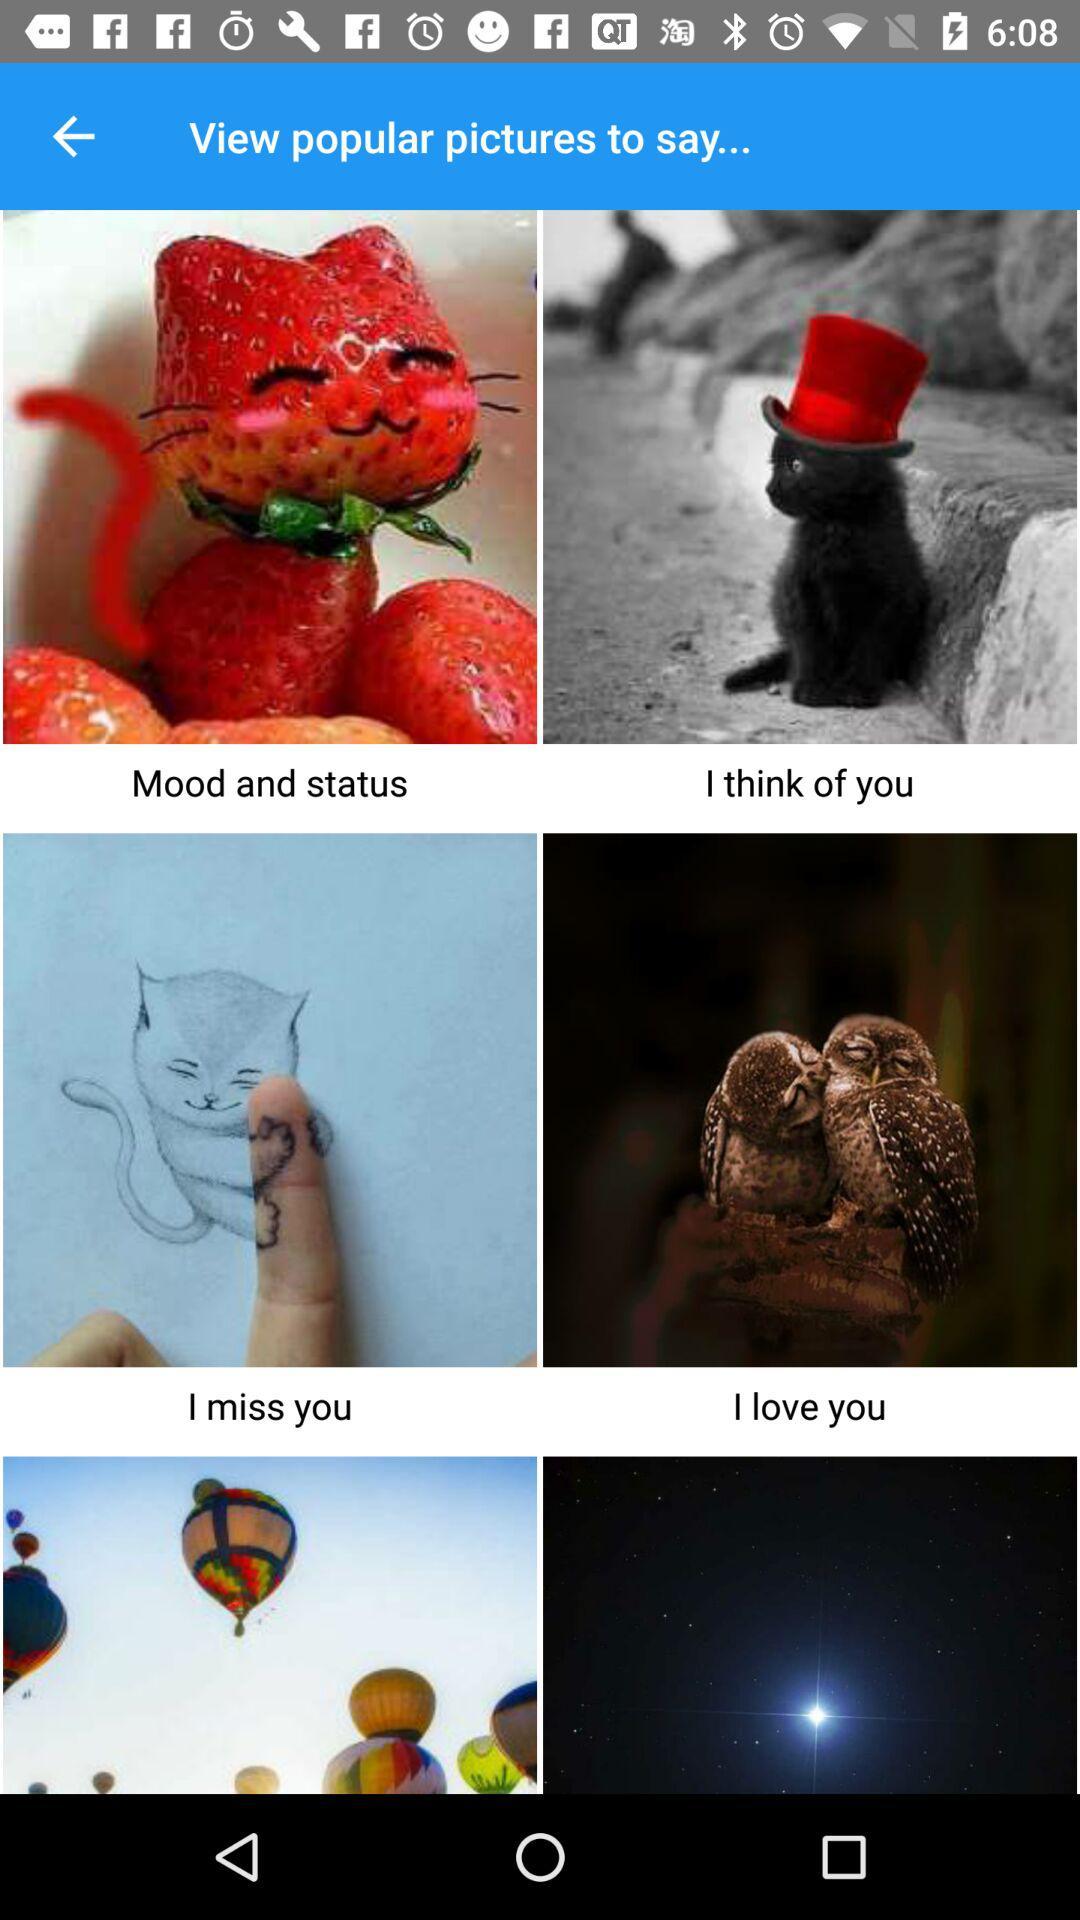 This screenshot has height=1920, width=1080. I want to click on item to the left of view popular pictures item, so click(72, 135).